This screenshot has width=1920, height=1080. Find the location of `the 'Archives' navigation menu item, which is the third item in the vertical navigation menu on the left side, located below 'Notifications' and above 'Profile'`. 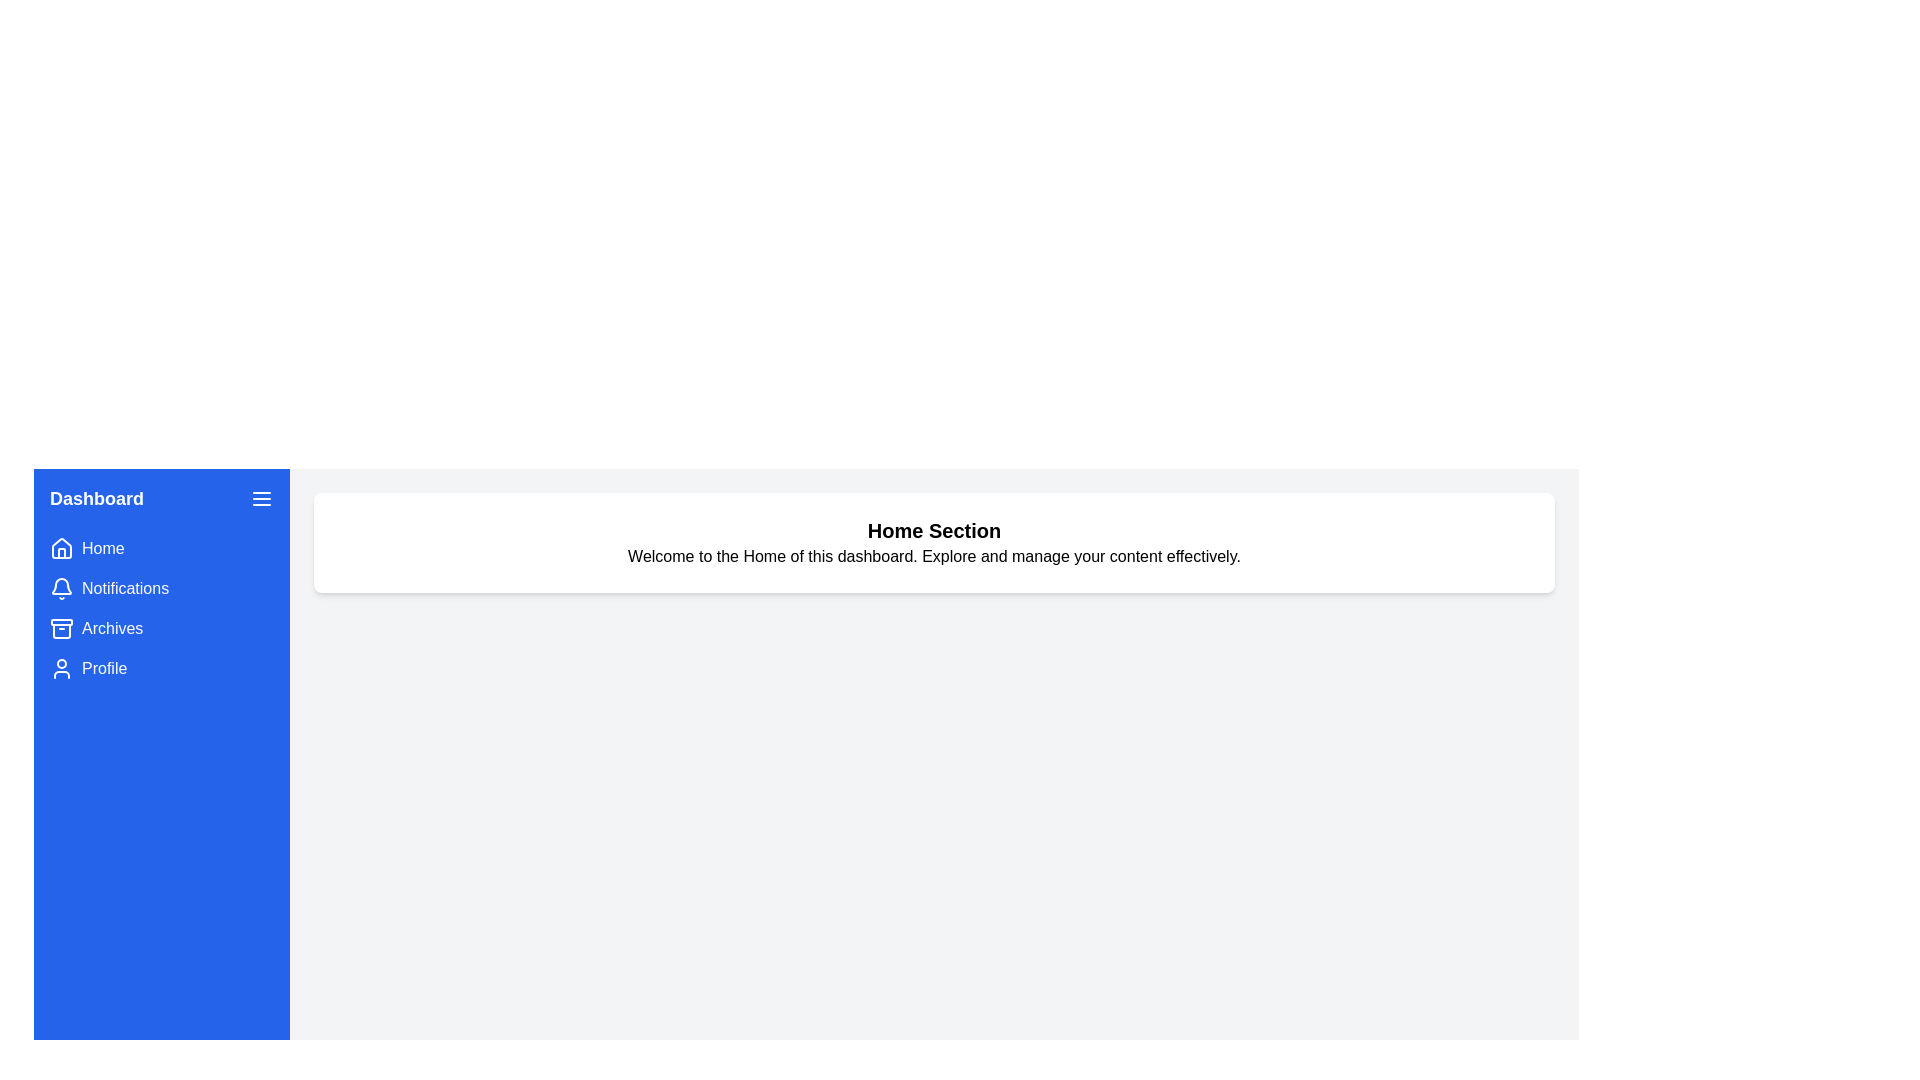

the 'Archives' navigation menu item, which is the third item in the vertical navigation menu on the left side, located below 'Notifications' and above 'Profile' is located at coordinates (162, 627).